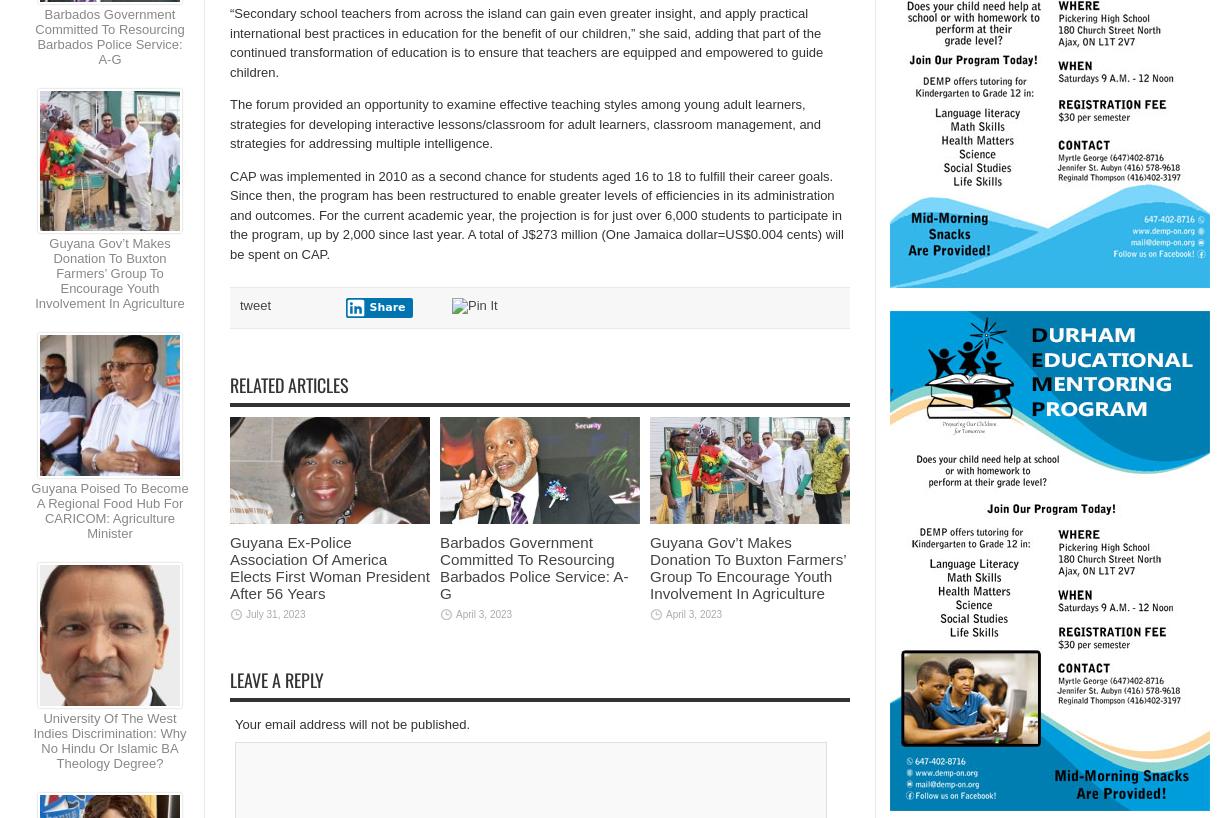 The height and width of the screenshot is (818, 1220). Describe the element at coordinates (288, 385) in the screenshot. I see `'Related Articles'` at that location.